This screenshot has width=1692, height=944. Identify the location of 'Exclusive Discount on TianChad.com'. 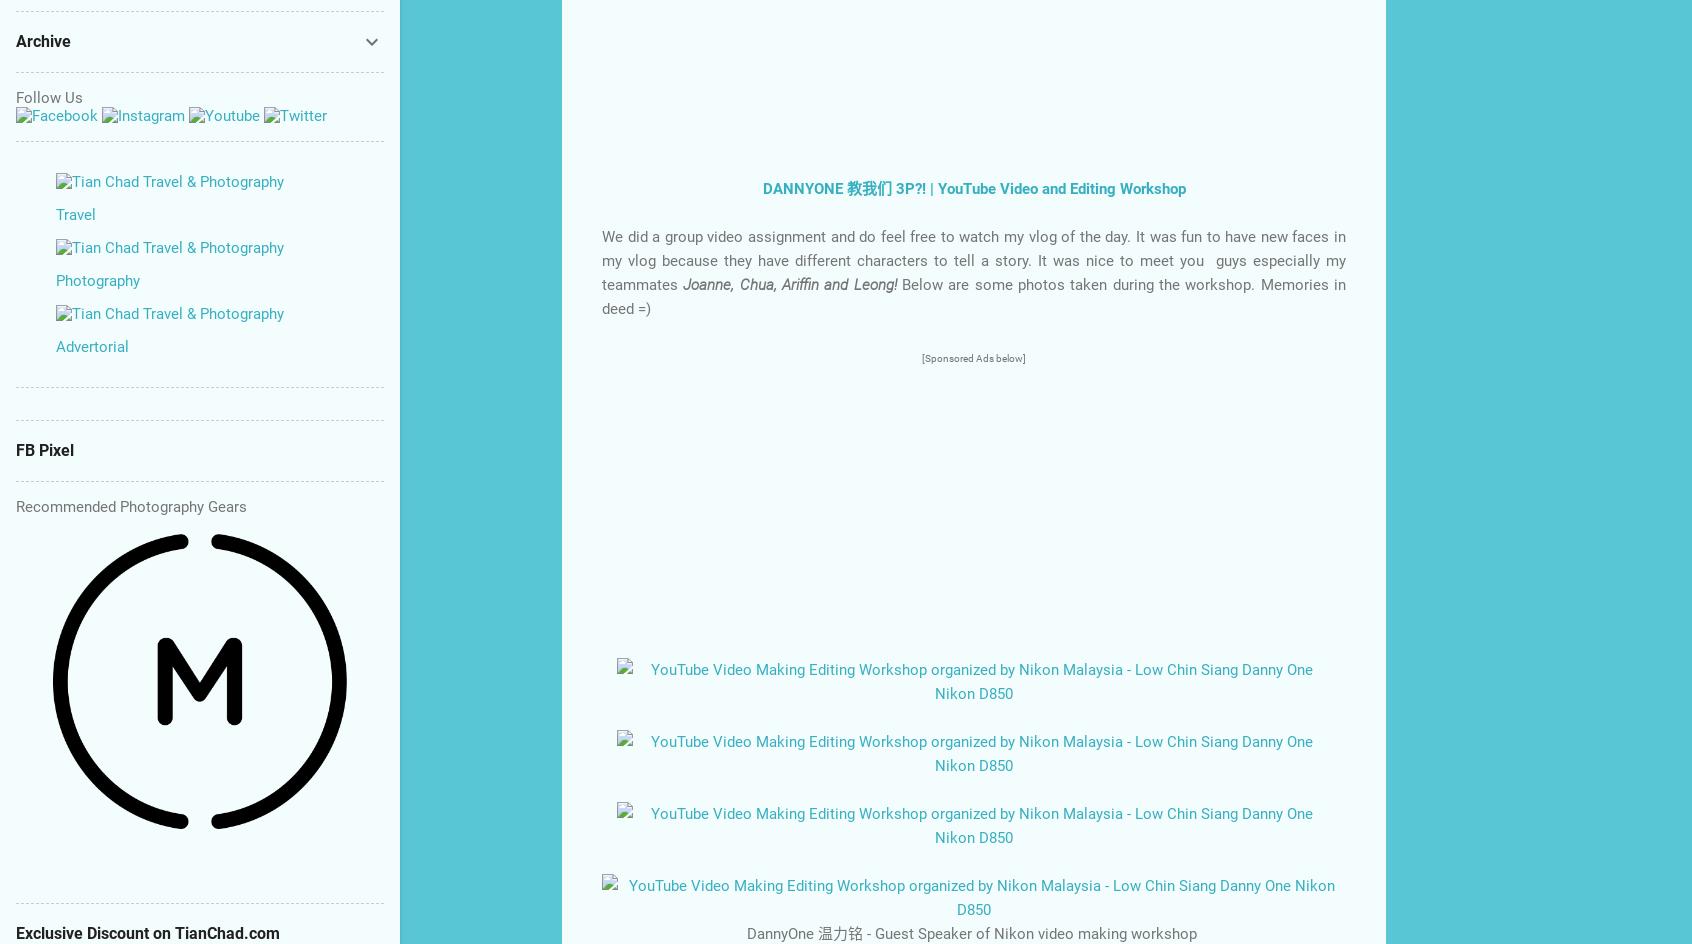
(147, 931).